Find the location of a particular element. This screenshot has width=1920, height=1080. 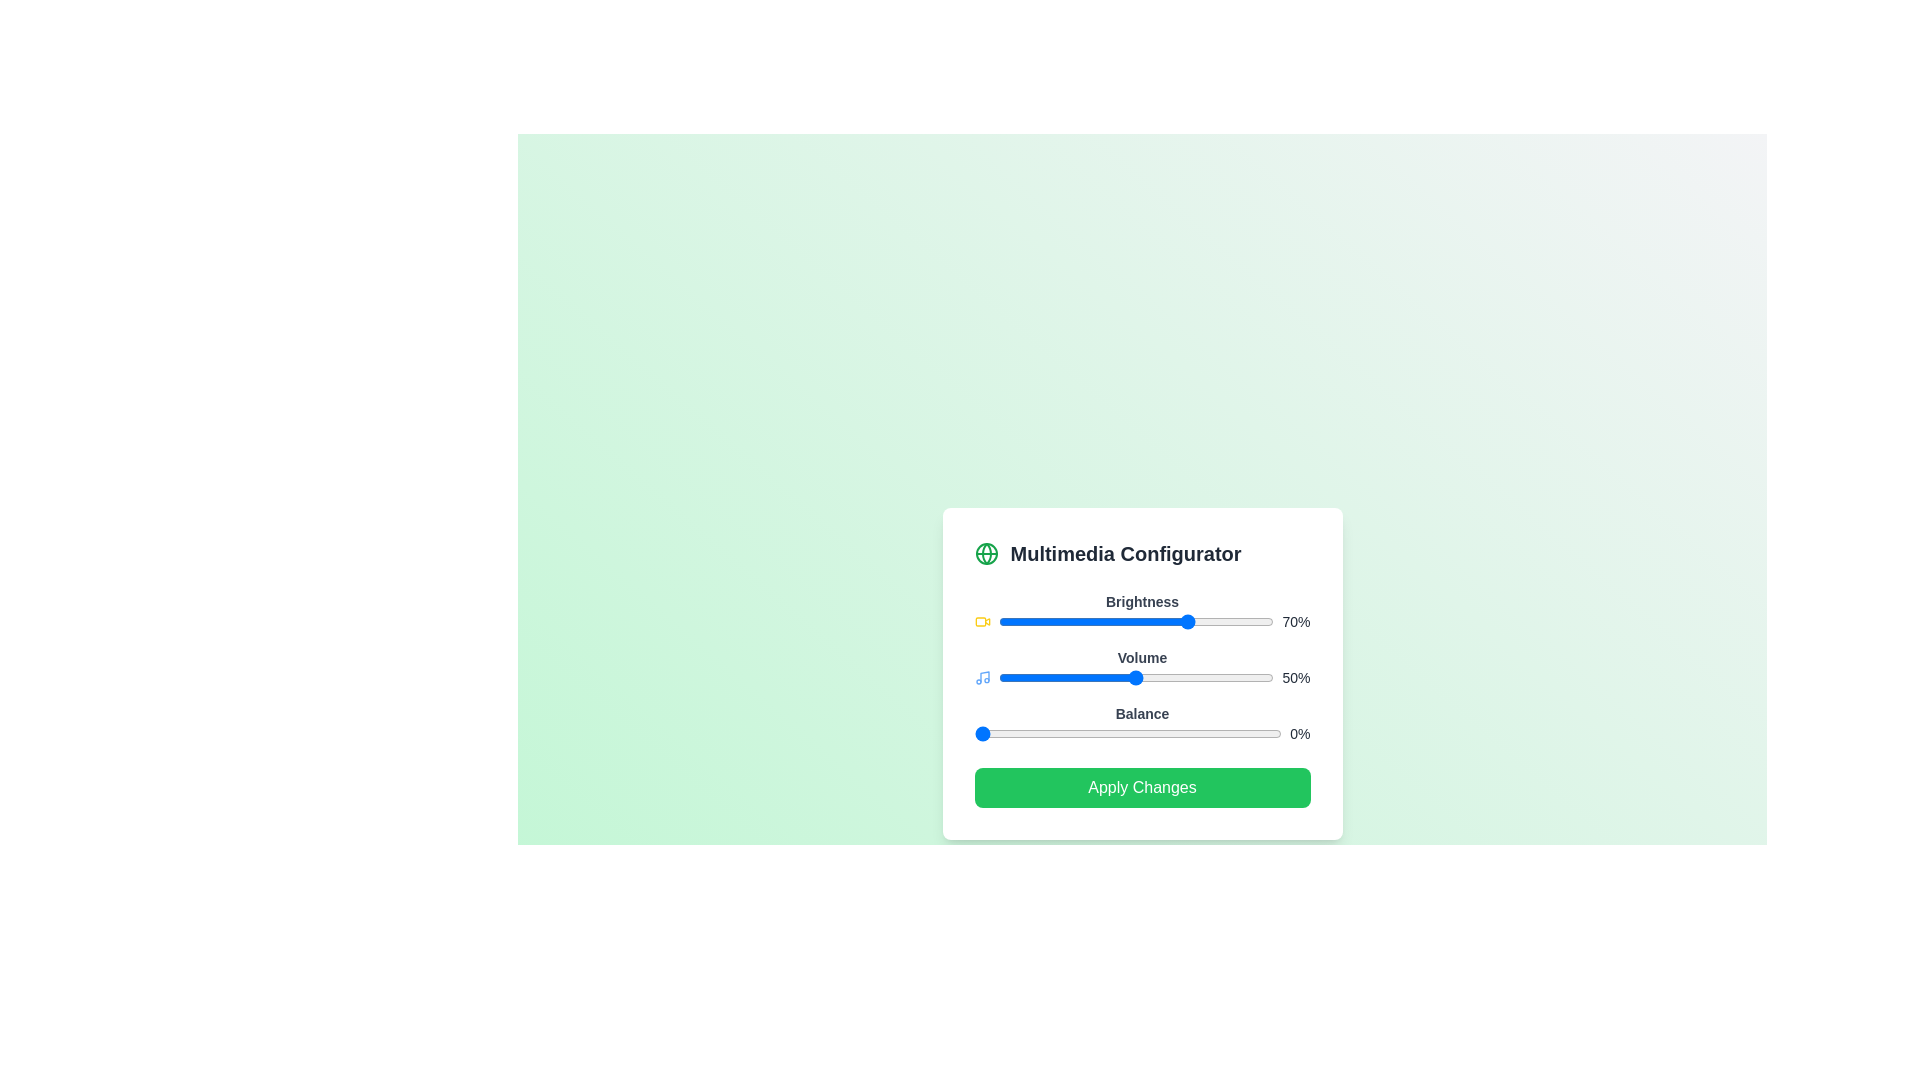

the brightness slider to 35% is located at coordinates (1094, 620).